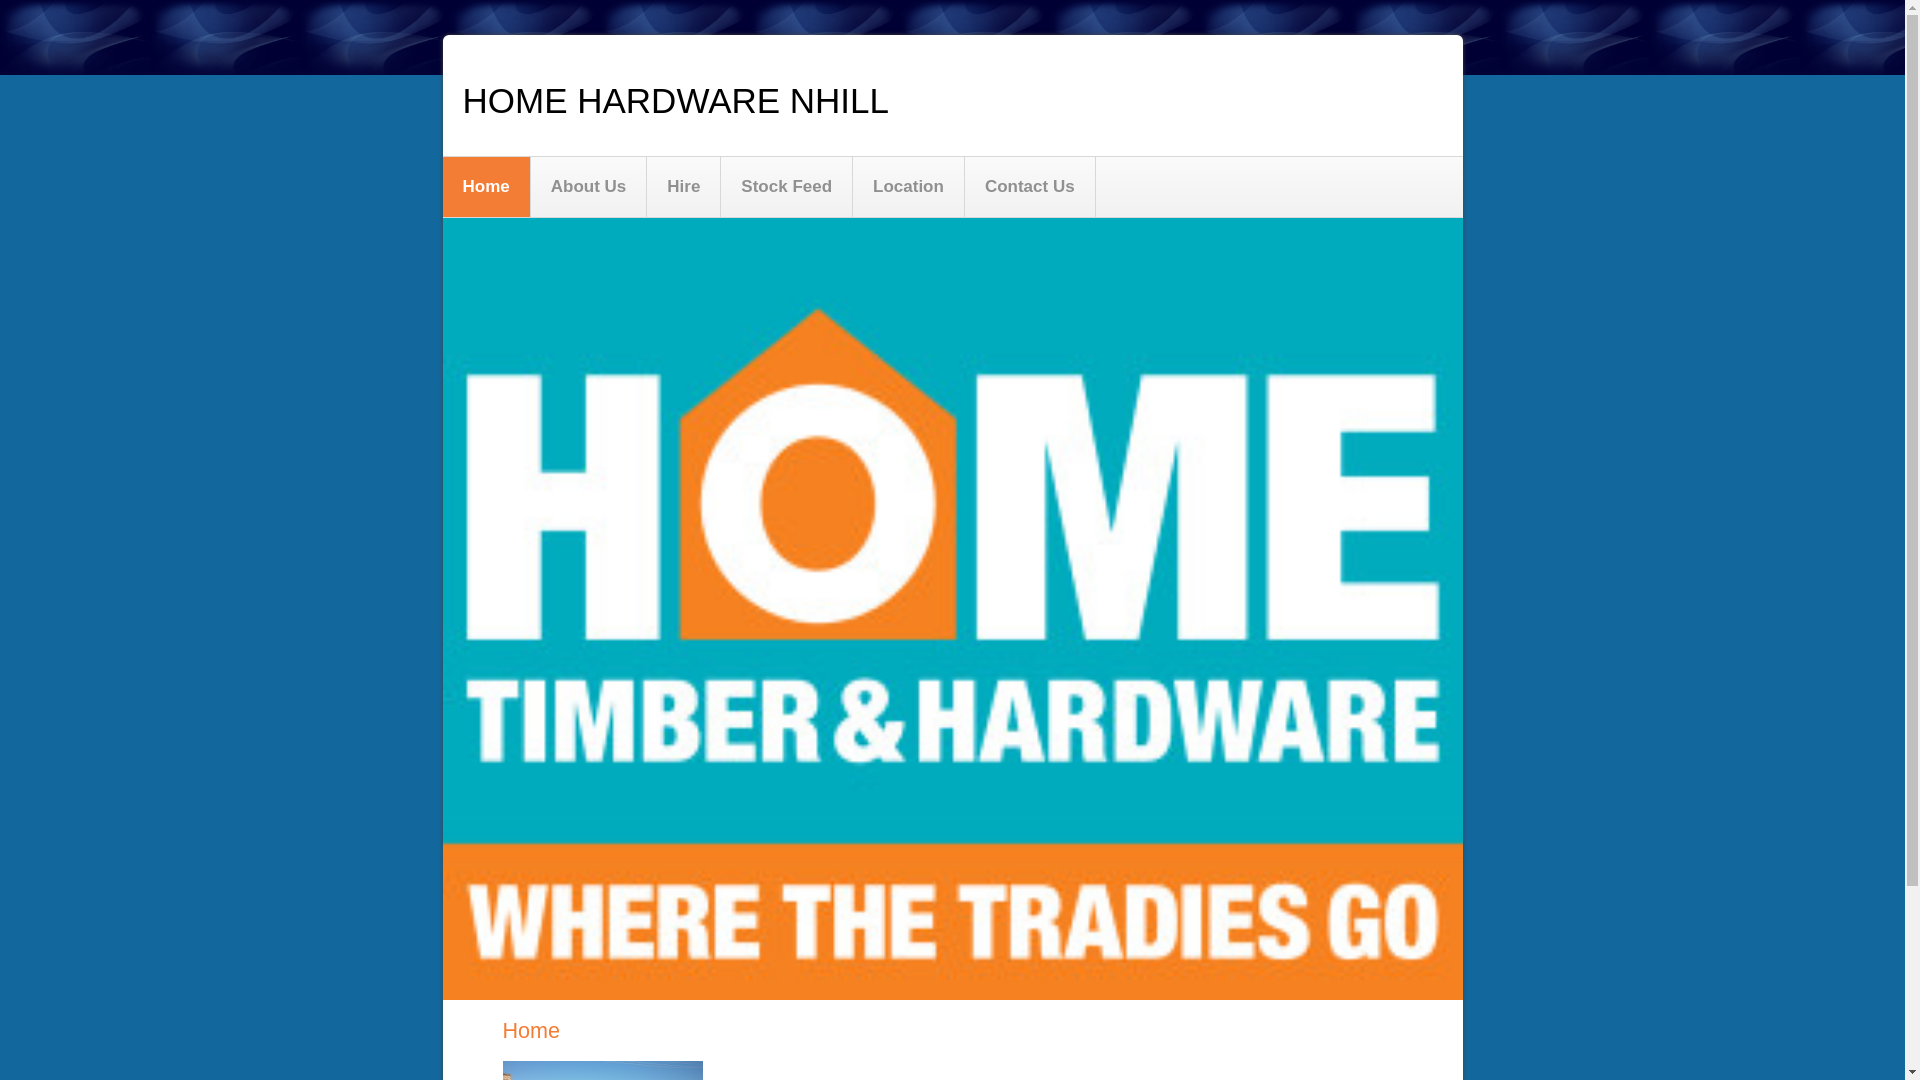 This screenshot has height=1080, width=1920. What do you see at coordinates (684, 186) in the screenshot?
I see `'Hire'` at bounding box center [684, 186].